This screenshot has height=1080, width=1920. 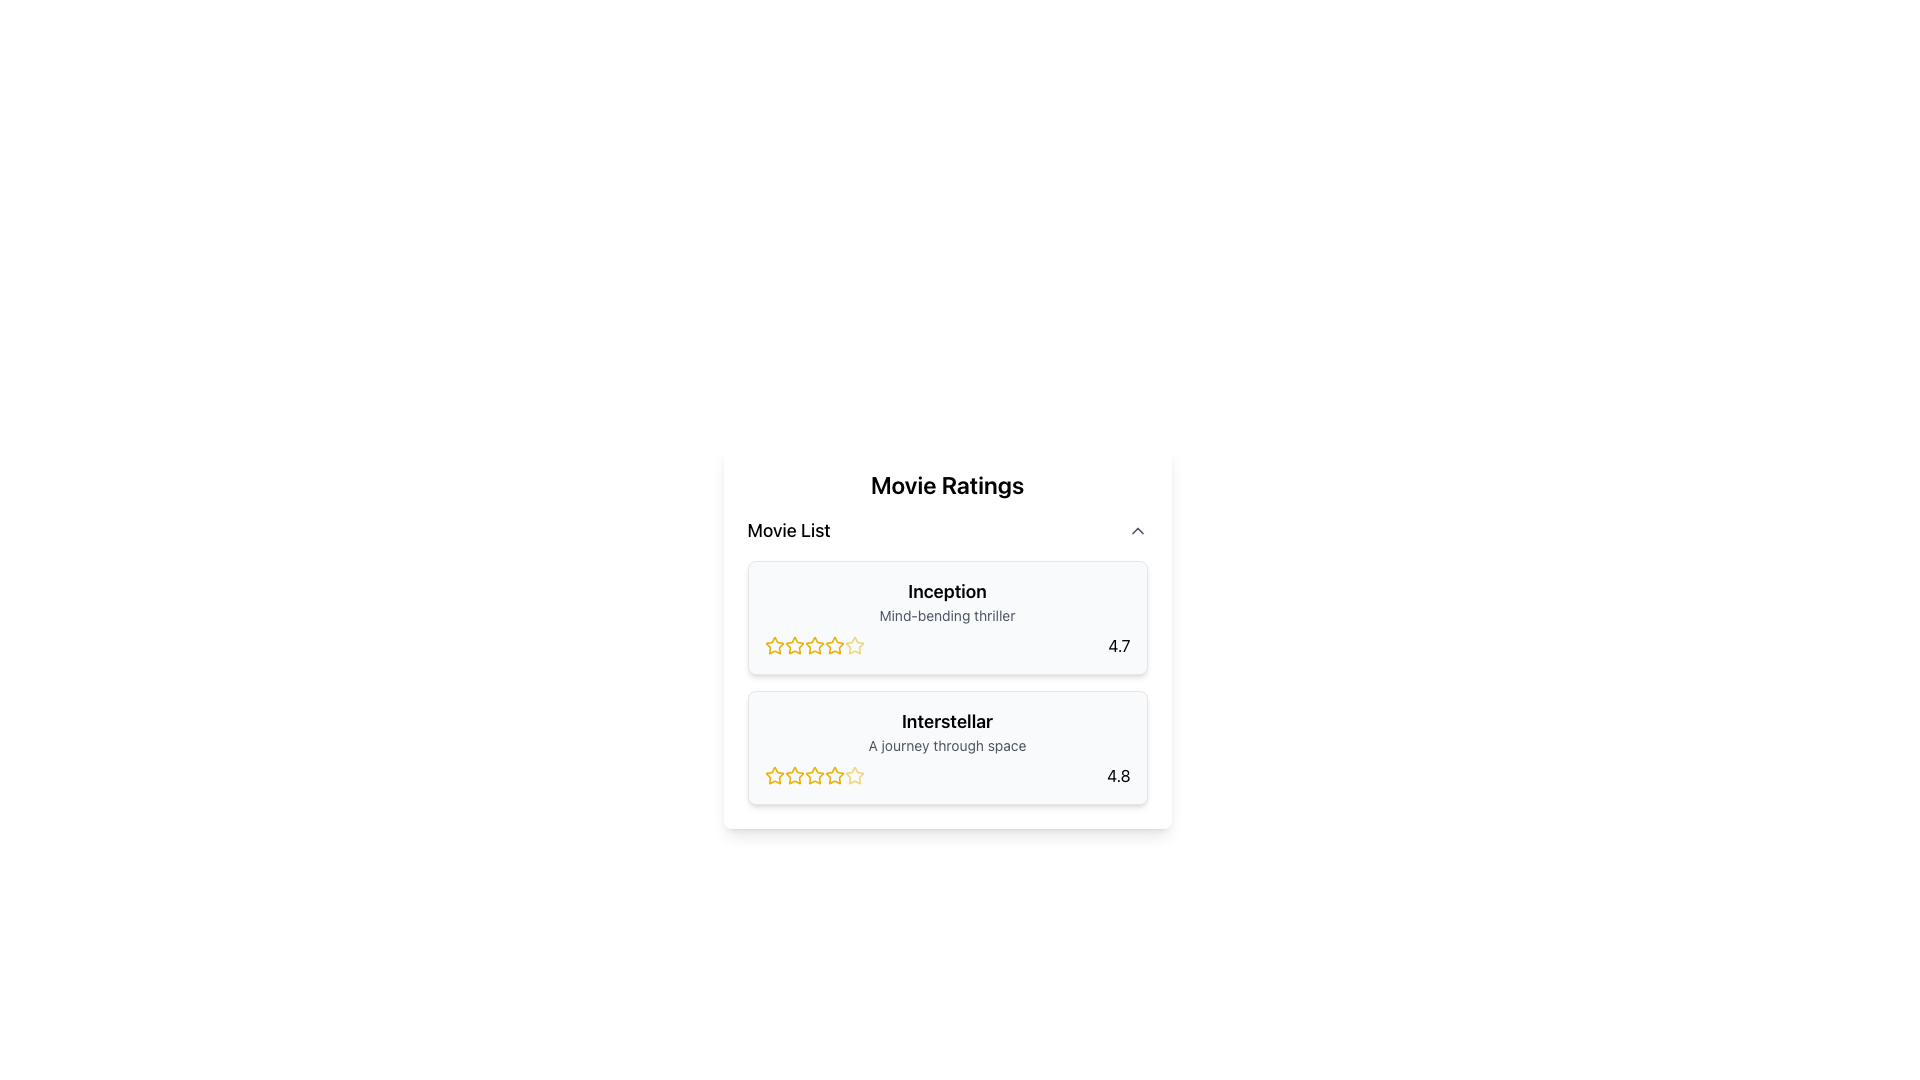 What do you see at coordinates (946, 645) in the screenshot?
I see `the Rating Display element showing a rating score of '4.7' with solid and semi-transparent star icons, located near the title 'Inception'` at bounding box center [946, 645].